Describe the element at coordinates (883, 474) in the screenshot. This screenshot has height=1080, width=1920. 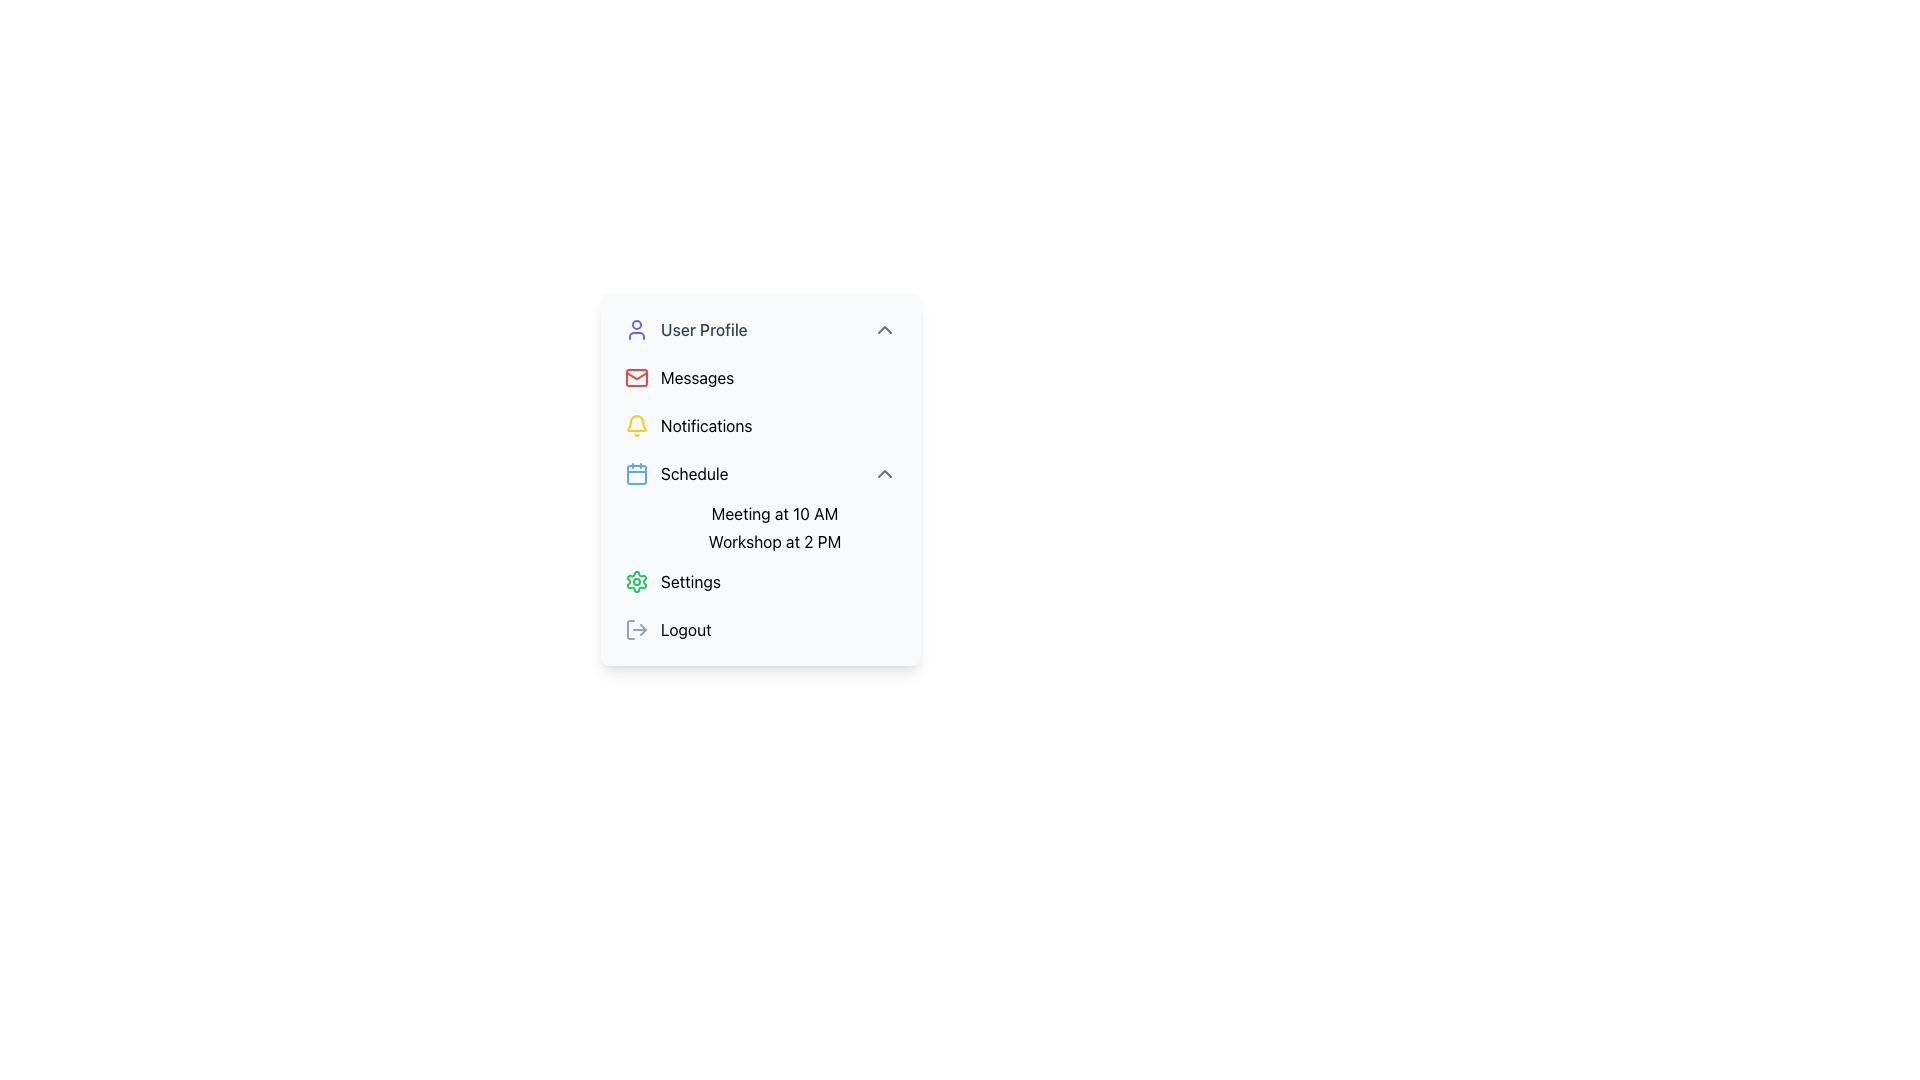
I see `the expand/collapse indicator icon for the 'Schedule' item to trigger the tooltip or highlight effects` at that location.